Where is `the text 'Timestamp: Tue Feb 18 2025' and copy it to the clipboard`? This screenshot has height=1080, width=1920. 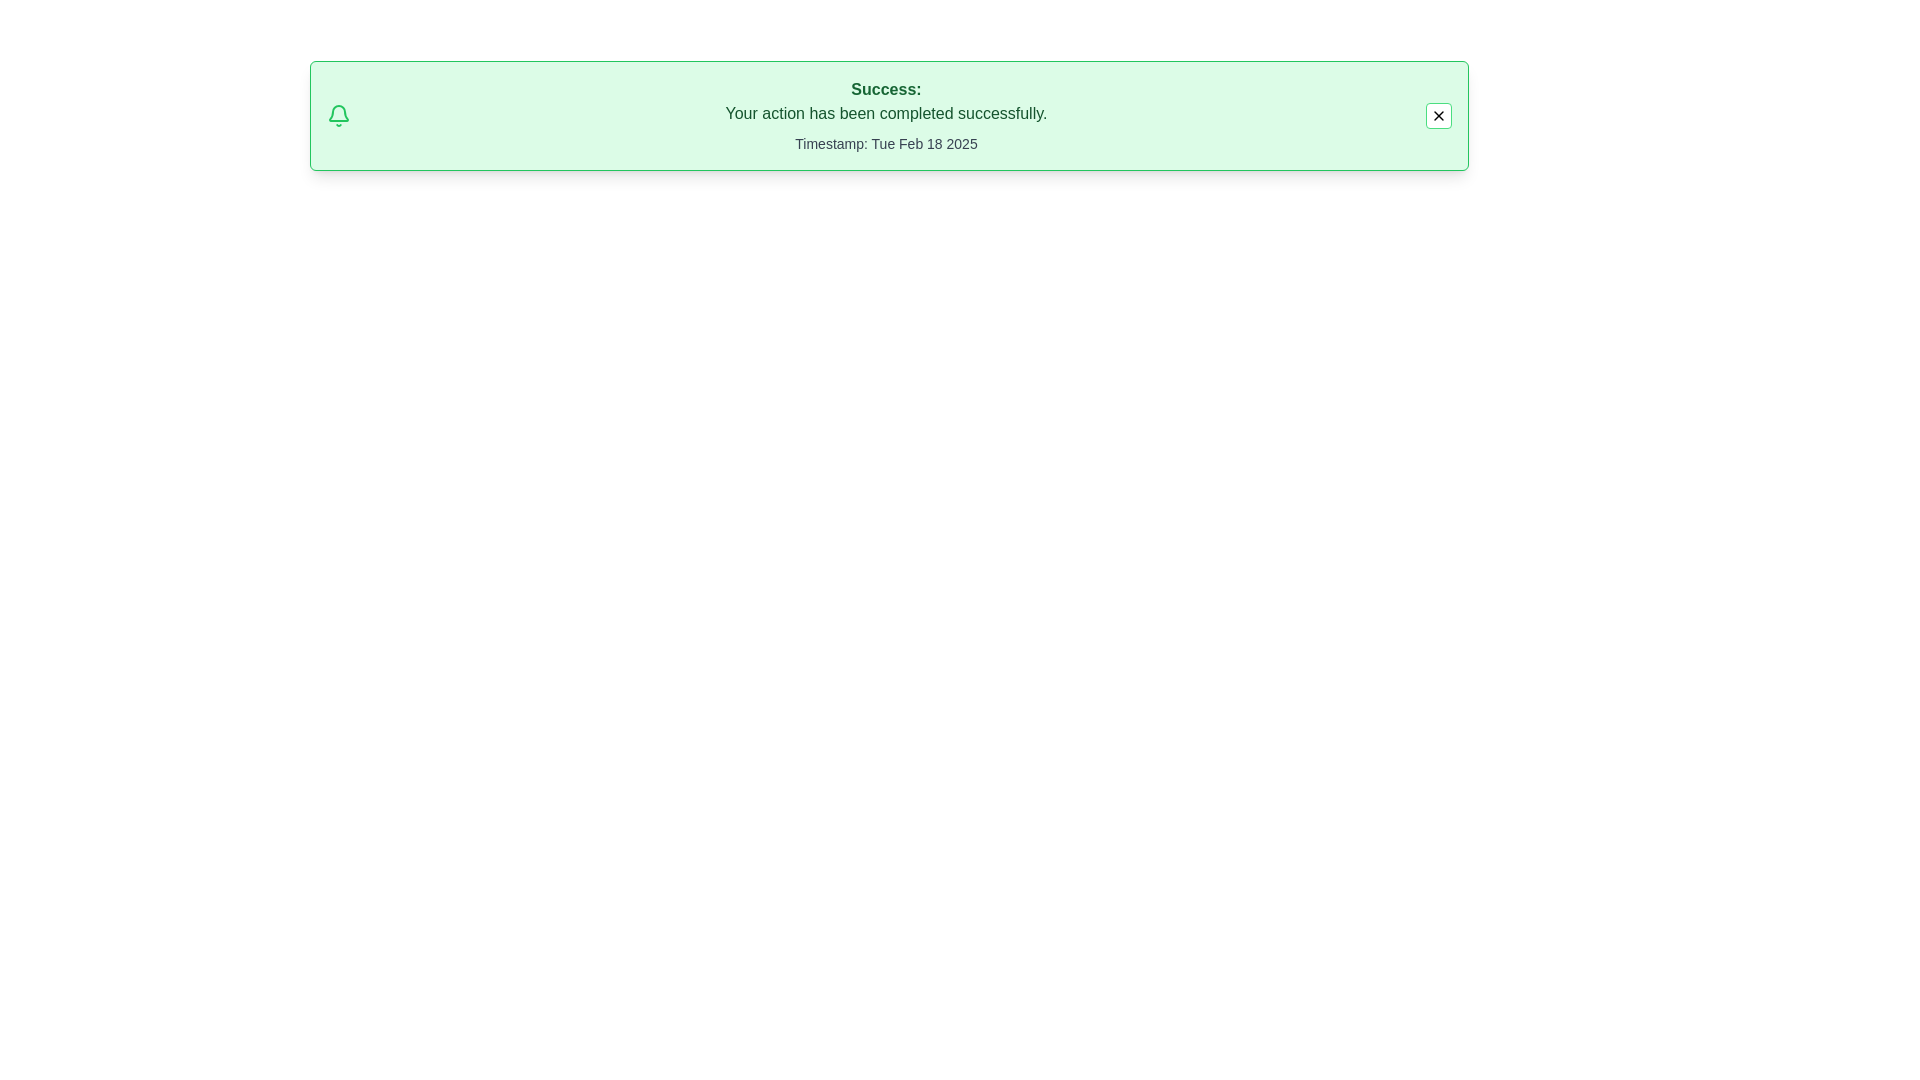 the text 'Timestamp: Tue Feb 18 2025' and copy it to the clipboard is located at coordinates (885, 142).